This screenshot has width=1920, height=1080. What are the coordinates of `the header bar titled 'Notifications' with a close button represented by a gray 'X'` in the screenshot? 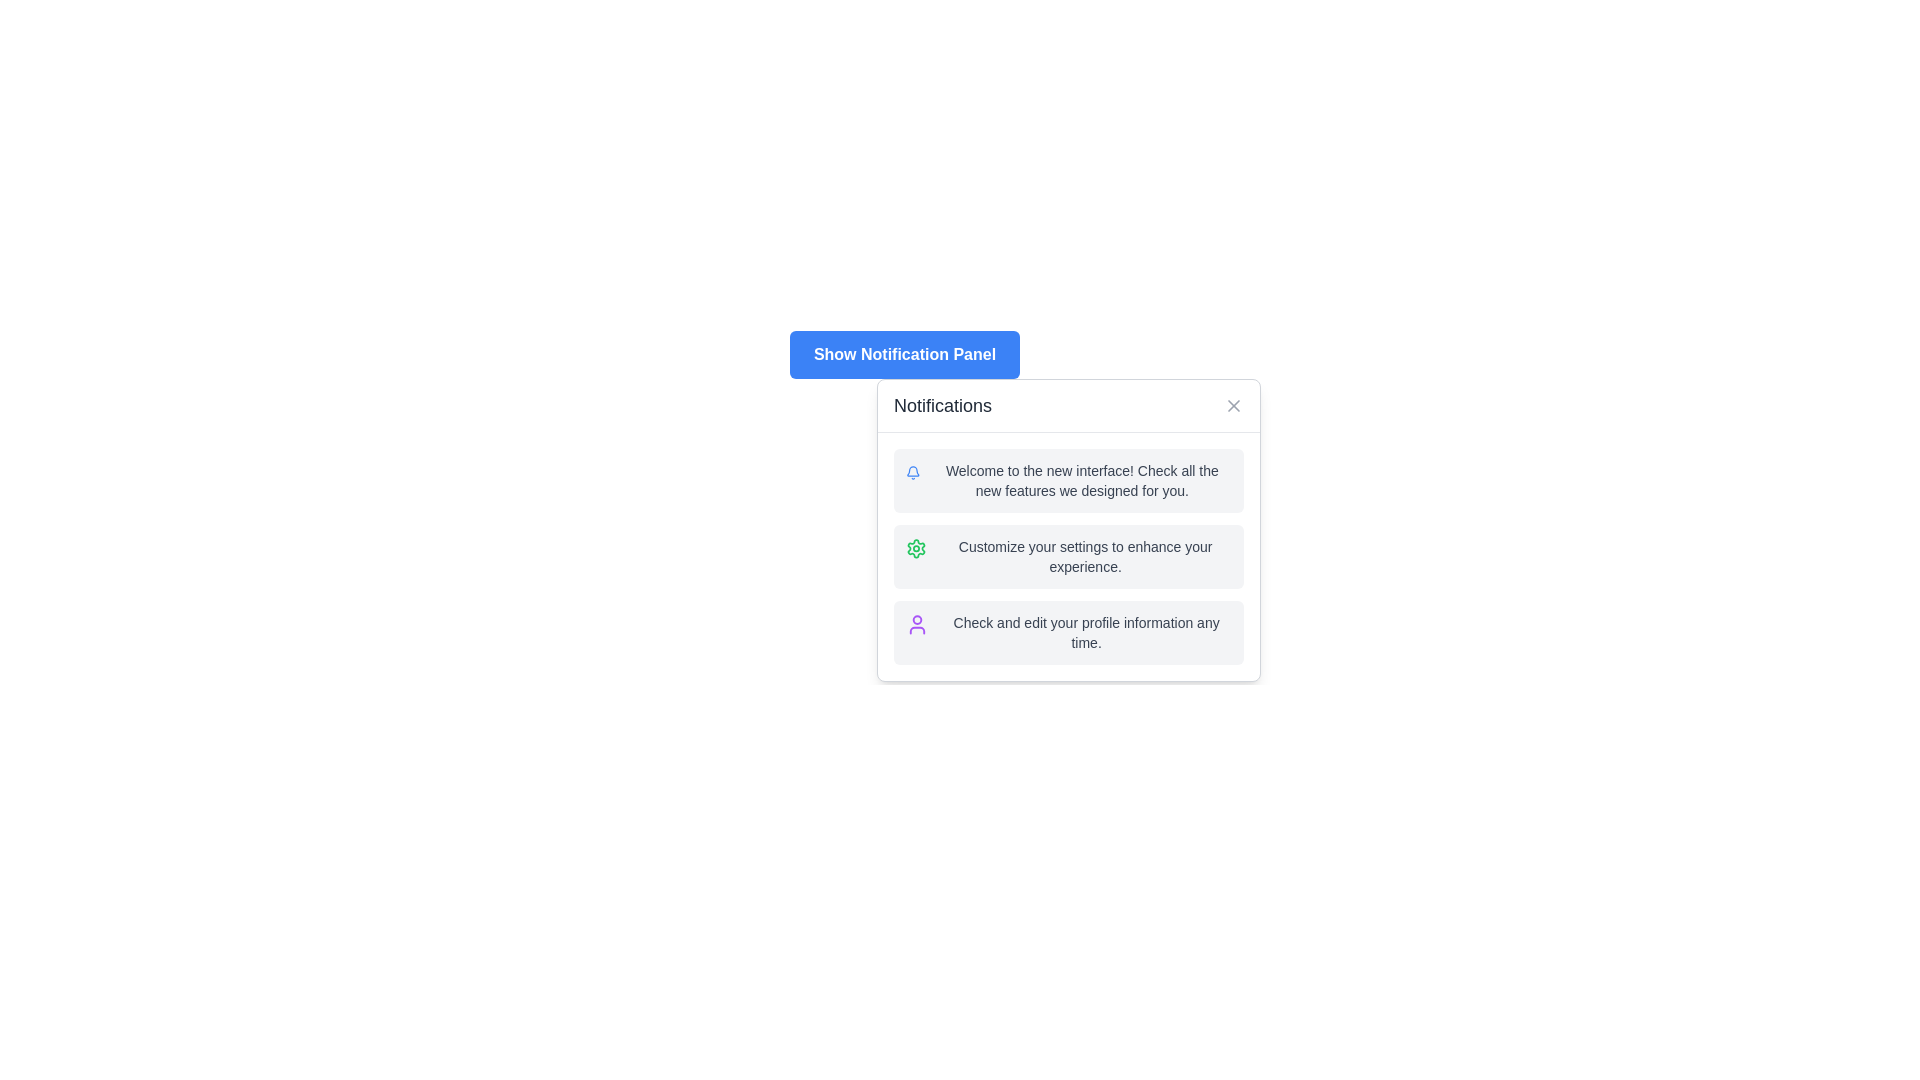 It's located at (1068, 405).